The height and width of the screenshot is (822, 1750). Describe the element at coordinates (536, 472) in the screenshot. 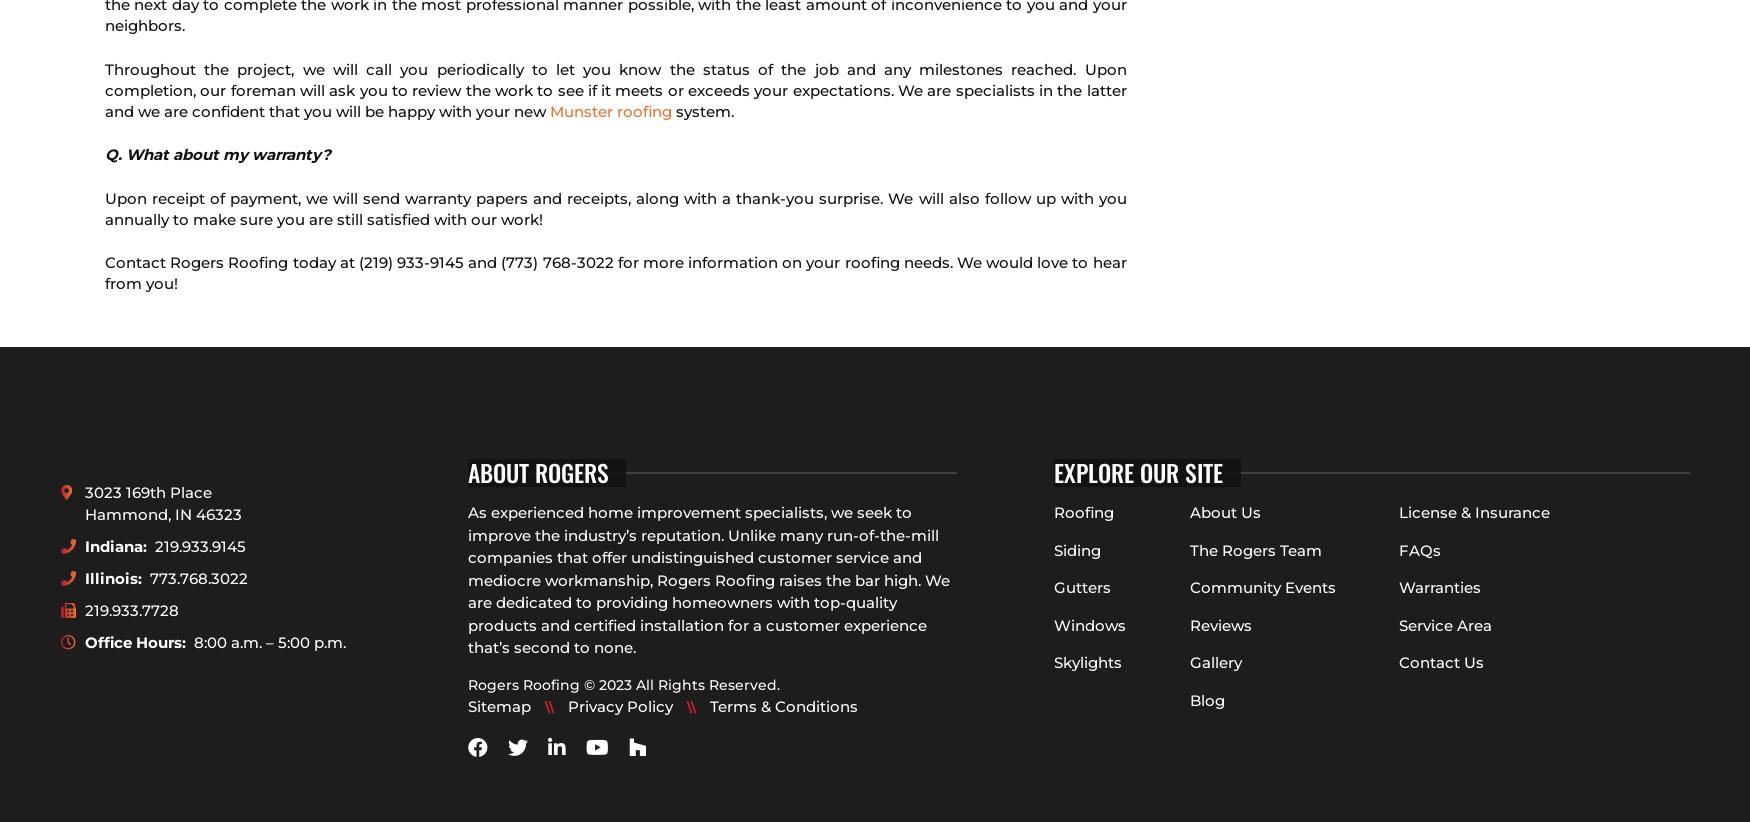

I see `'About Rogers'` at that location.